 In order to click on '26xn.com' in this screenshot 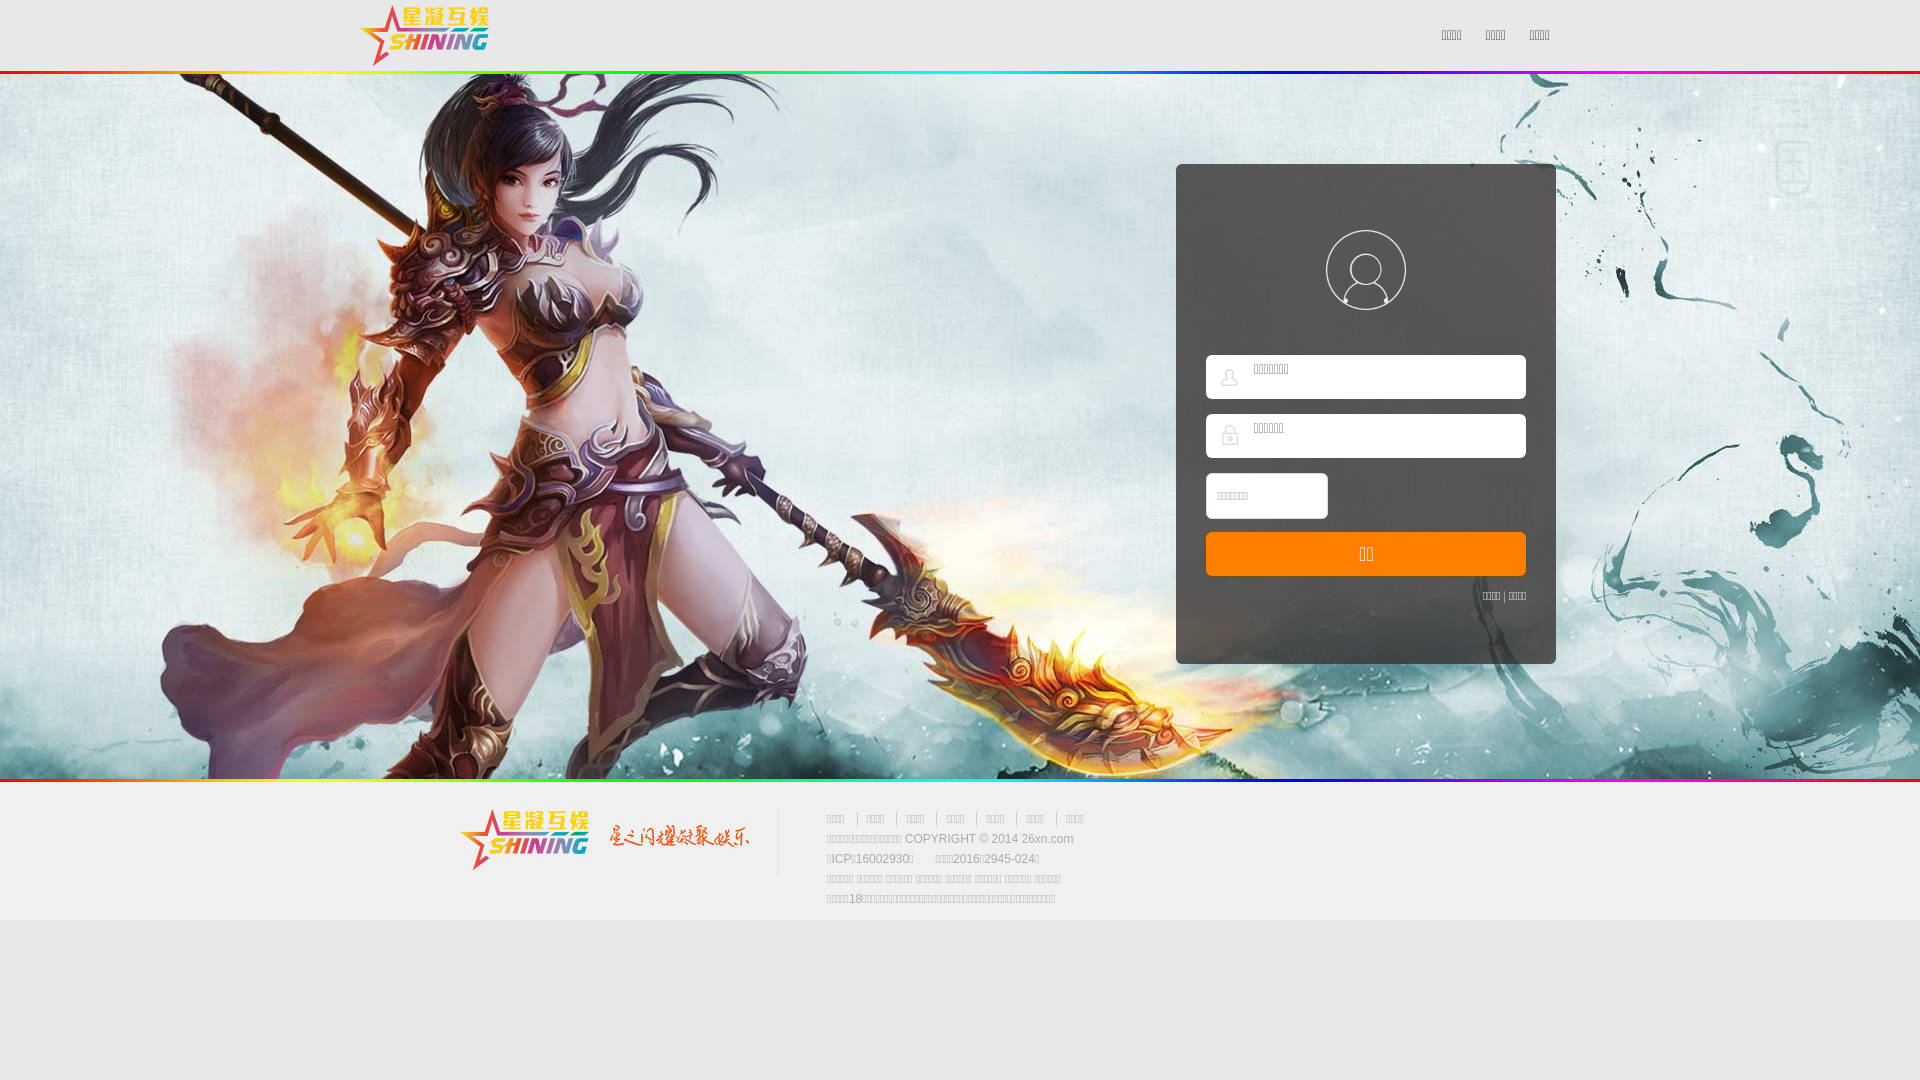, I will do `click(1046, 839)`.